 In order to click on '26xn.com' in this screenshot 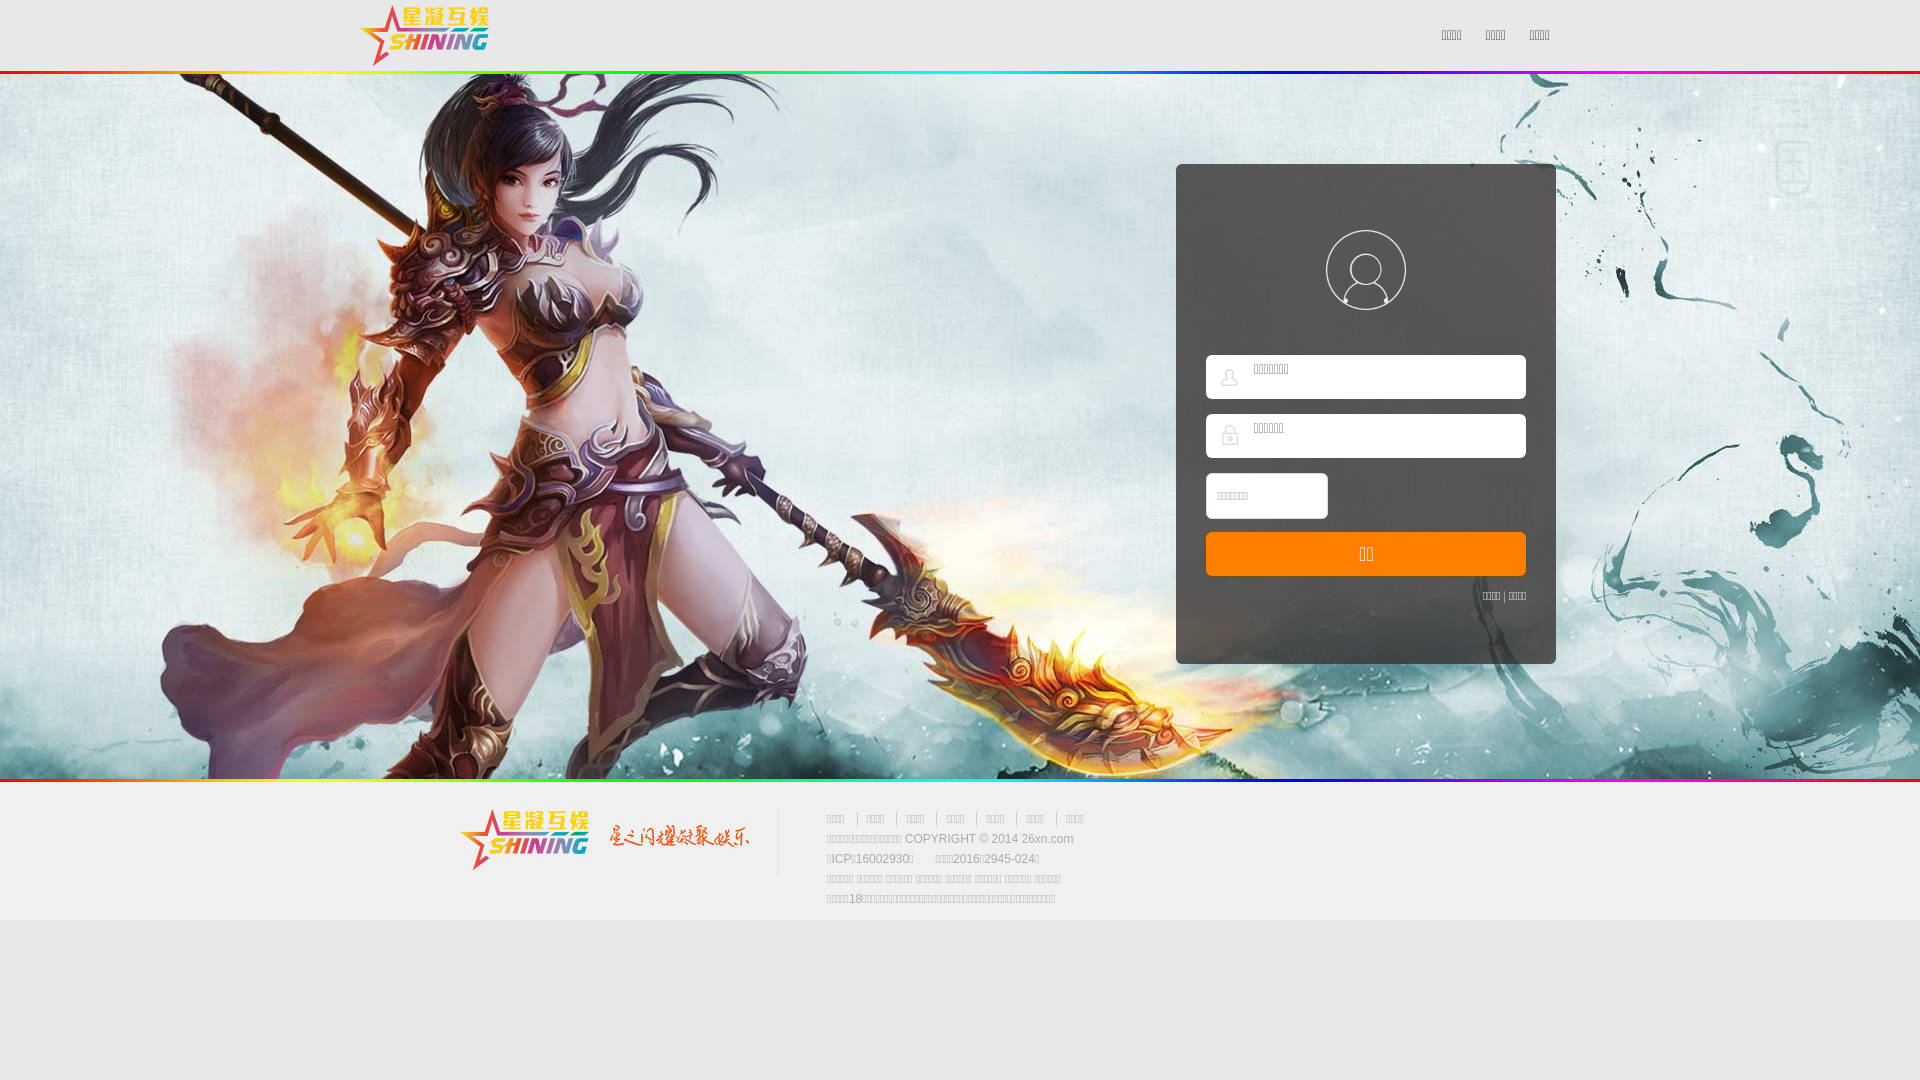, I will do `click(1046, 839)`.